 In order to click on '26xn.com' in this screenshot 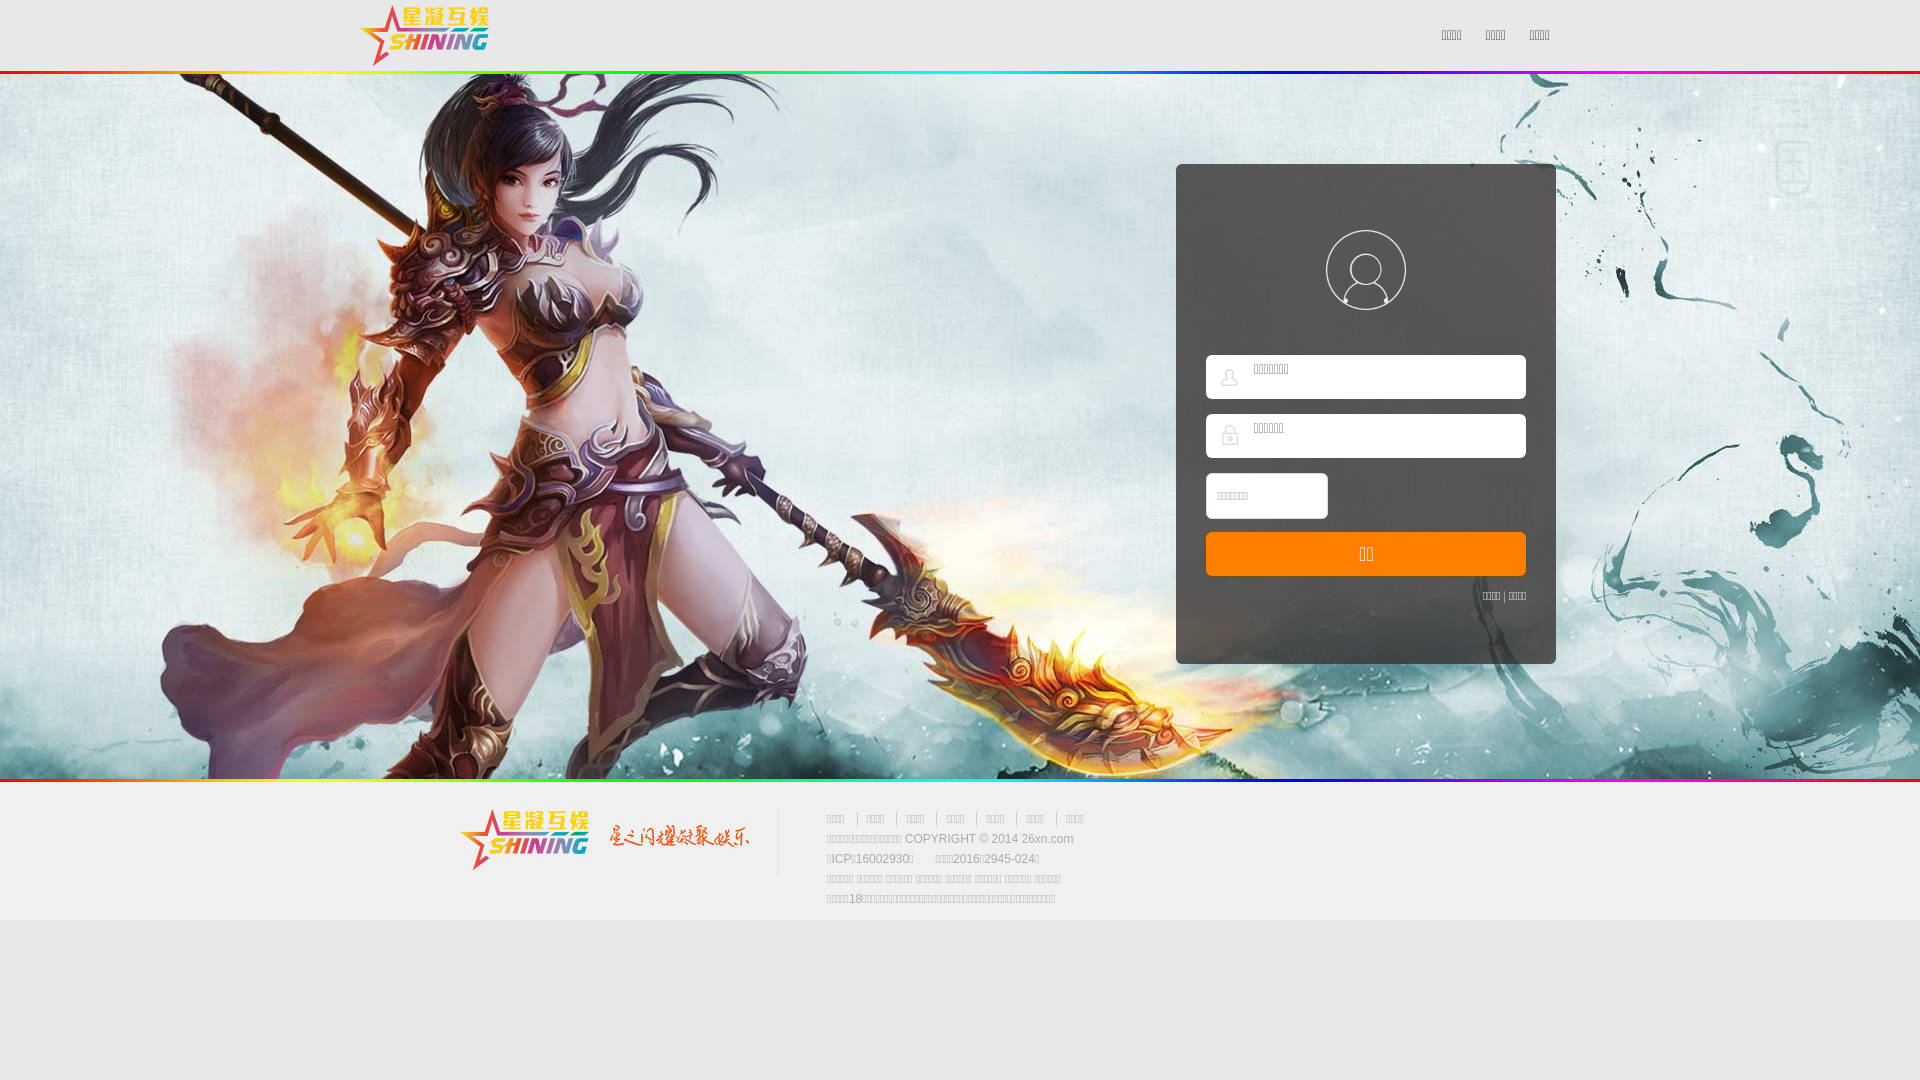, I will do `click(1046, 839)`.